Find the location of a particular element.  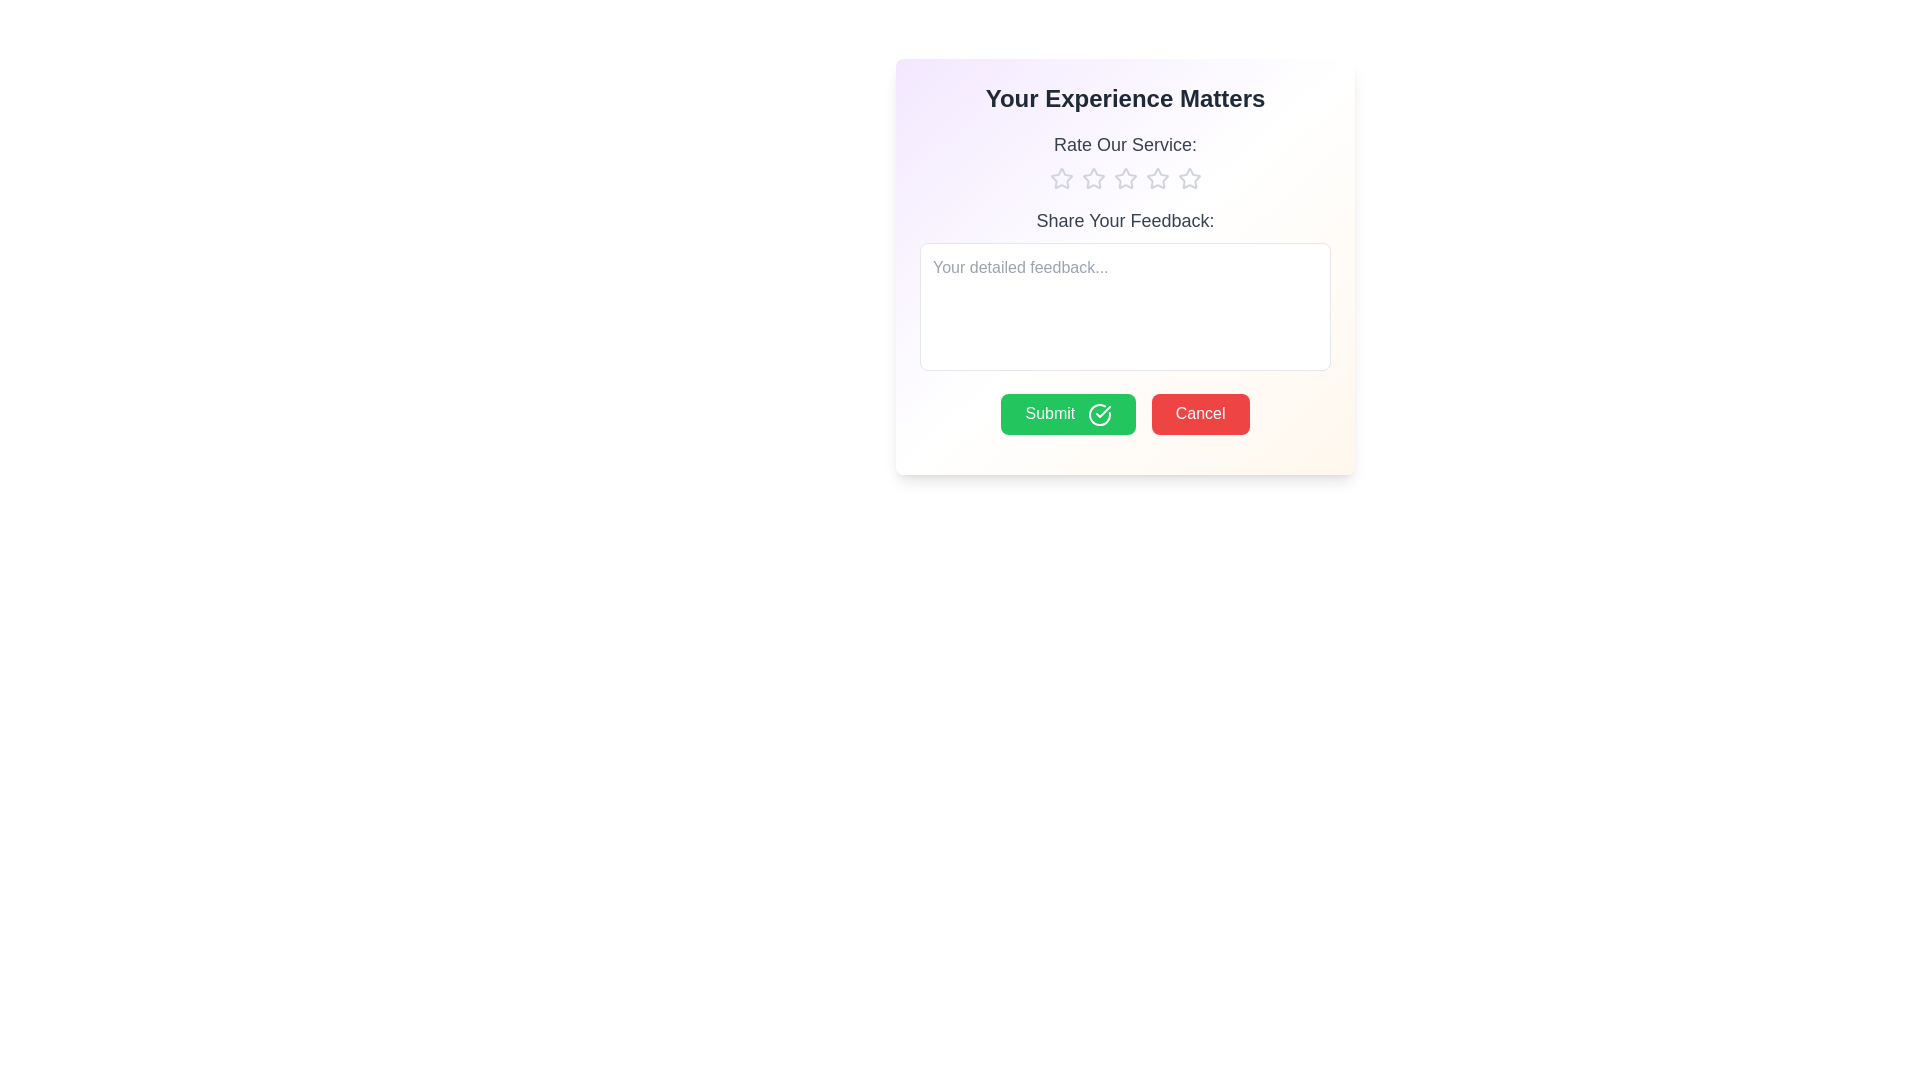

the textarea and type the feedback 'This is my feedback' is located at coordinates (1125, 307).